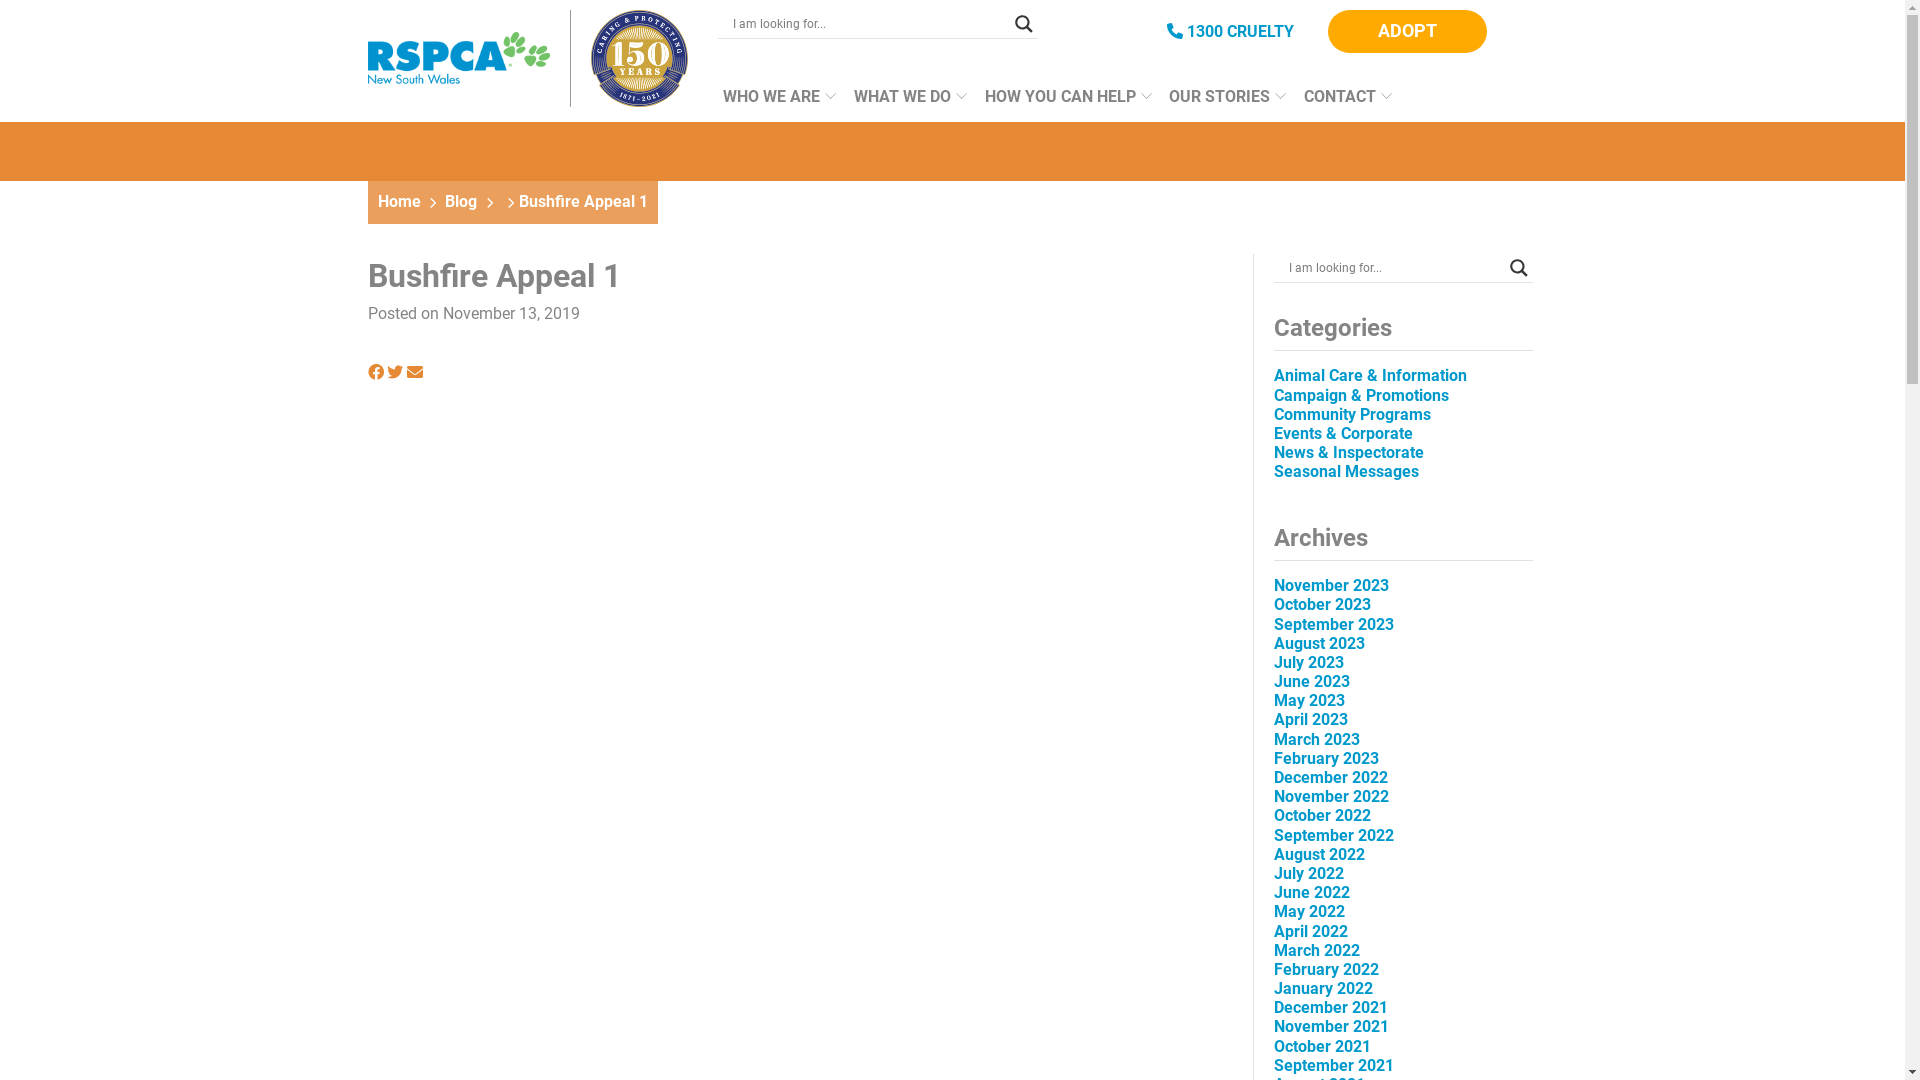 This screenshot has height=1080, width=1920. Describe the element at coordinates (1316, 949) in the screenshot. I see `'March 2022'` at that location.